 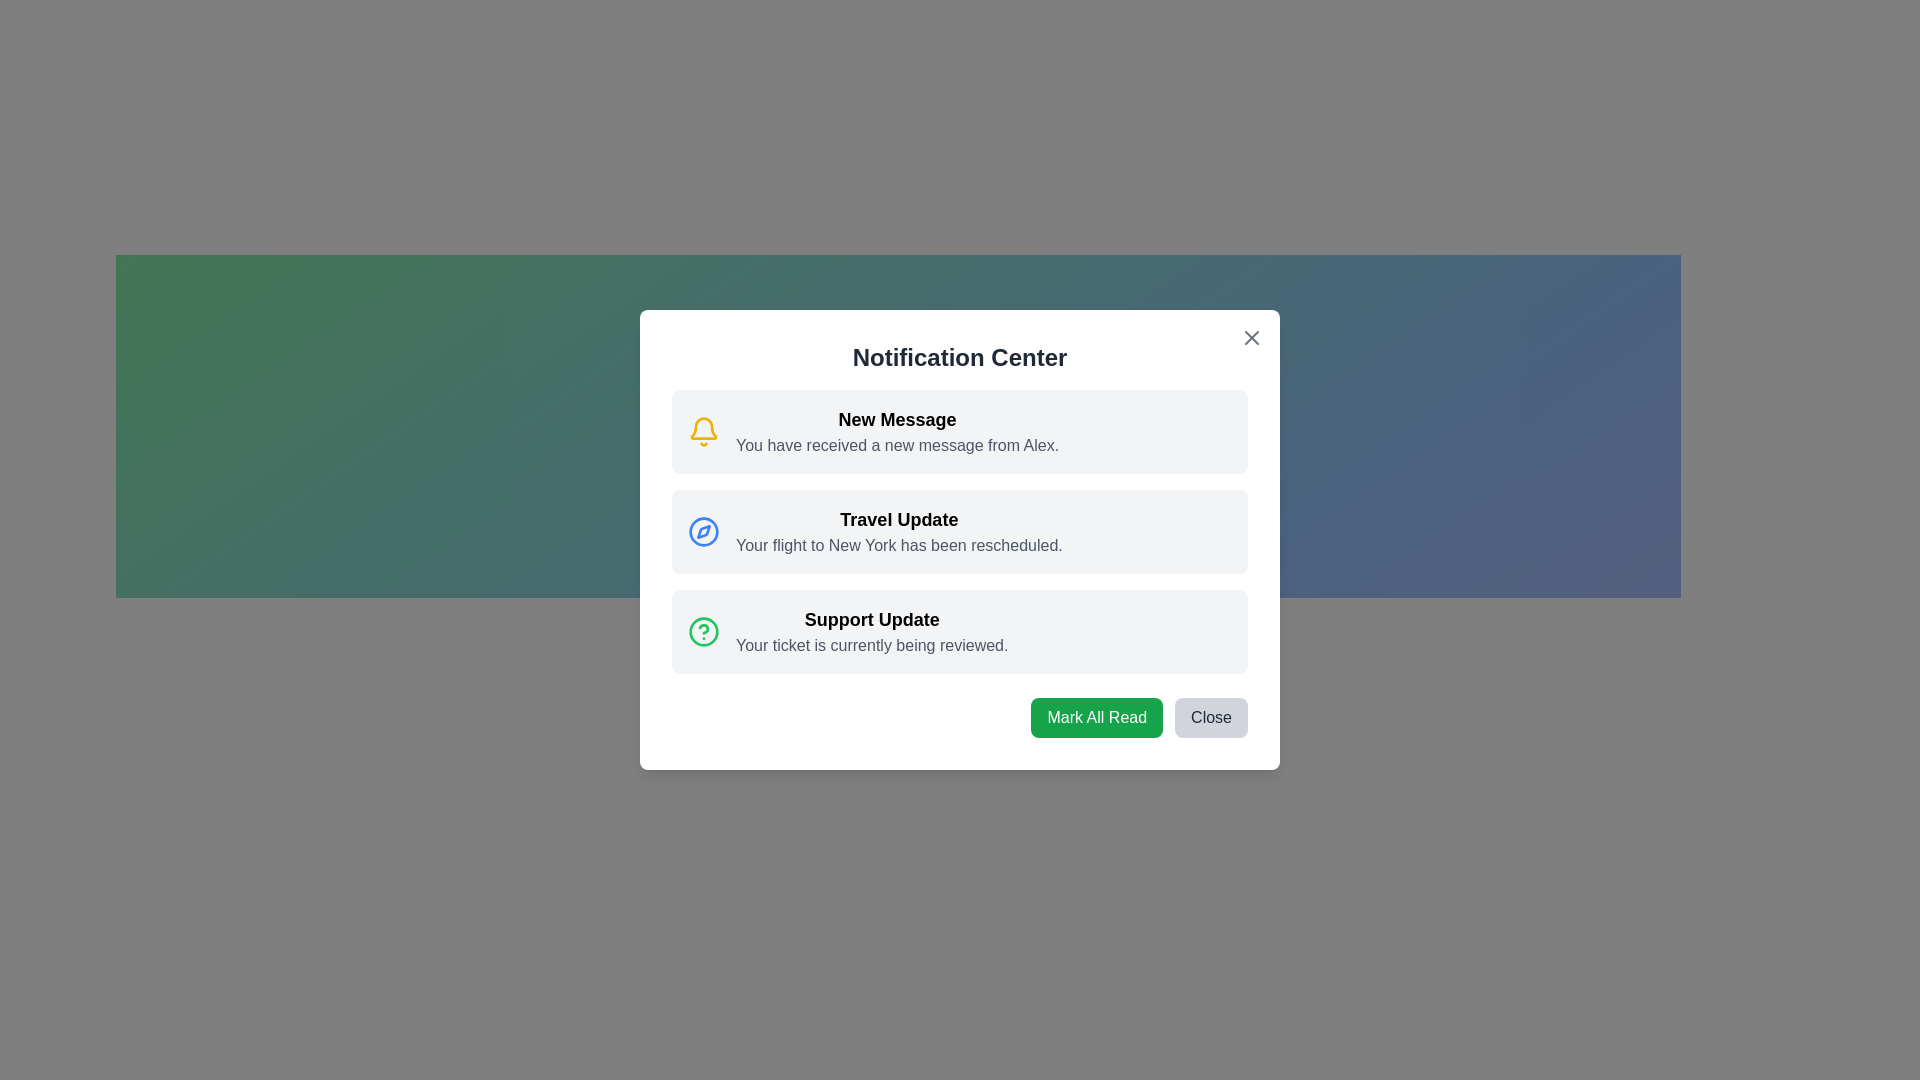 What do you see at coordinates (1096, 716) in the screenshot?
I see `the 'Mark All Read' button with a green background and white text` at bounding box center [1096, 716].